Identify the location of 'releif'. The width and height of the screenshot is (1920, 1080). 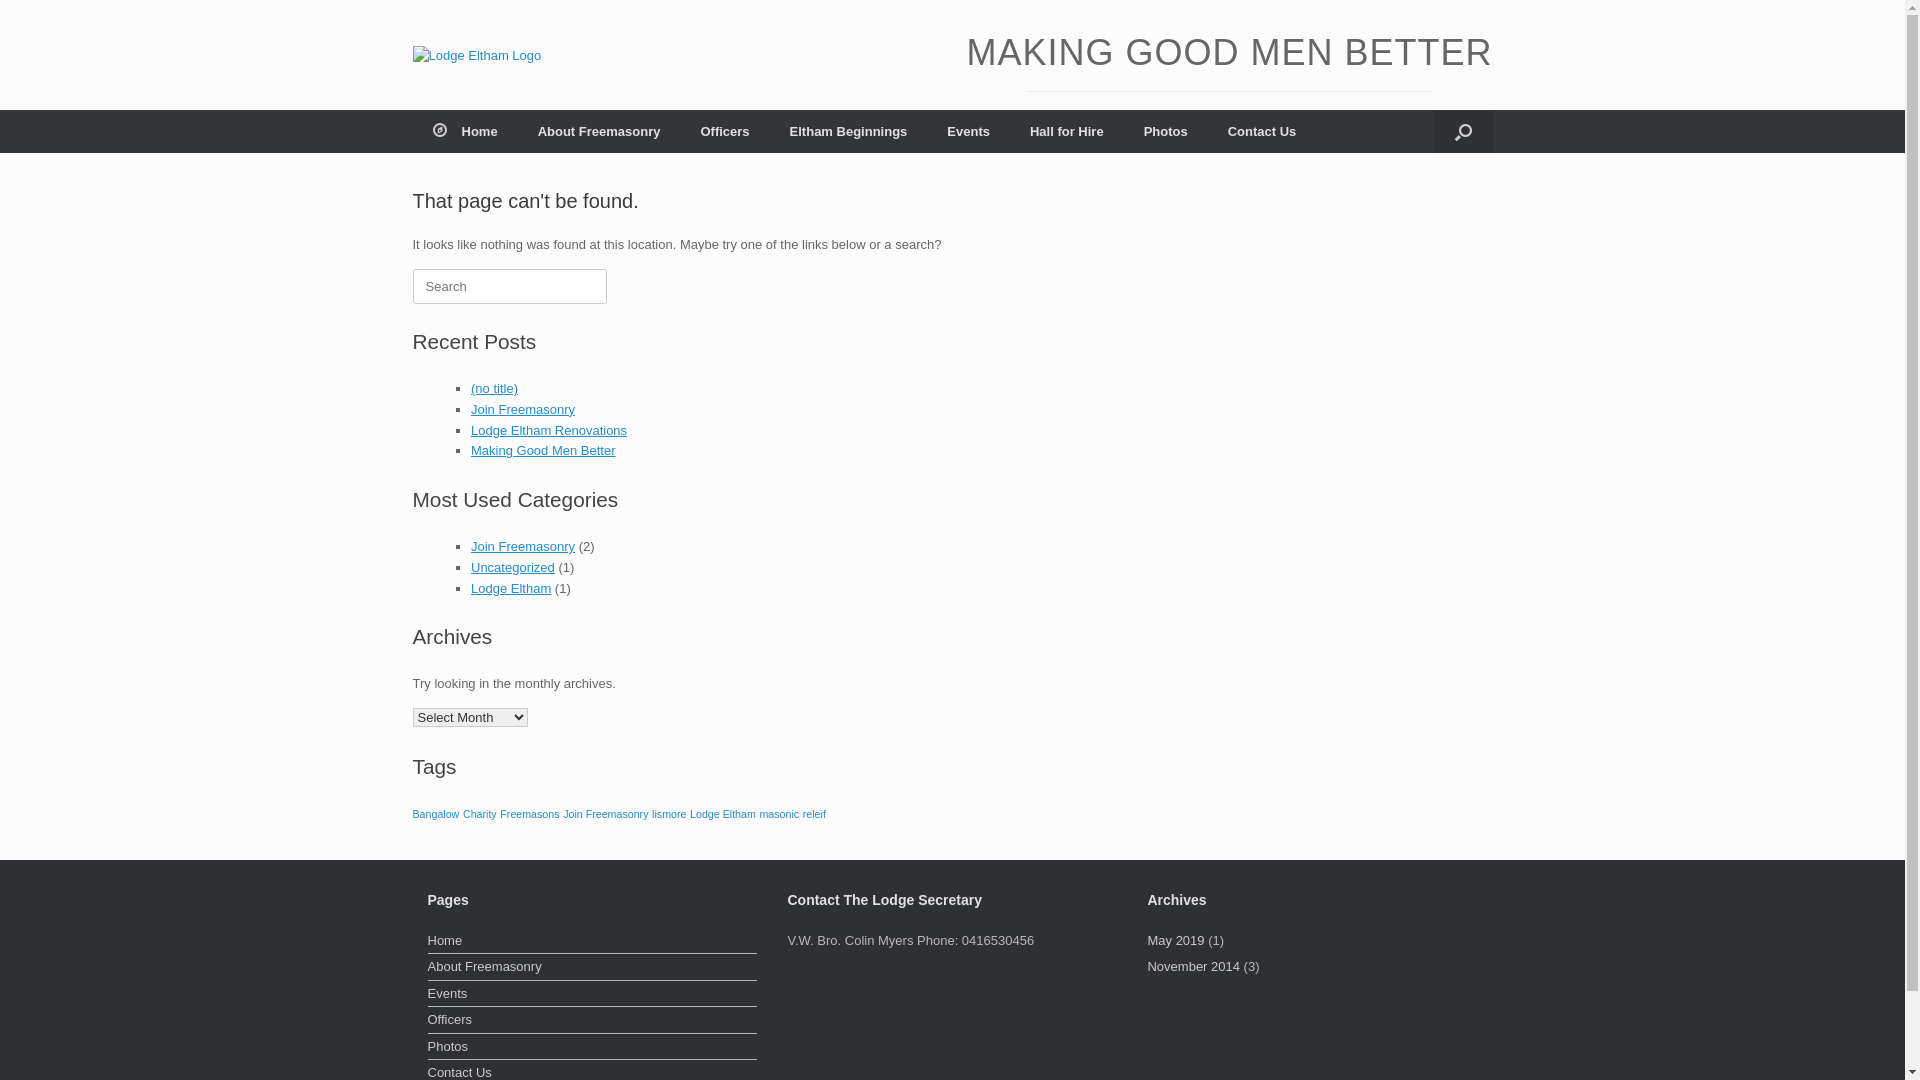
(814, 813).